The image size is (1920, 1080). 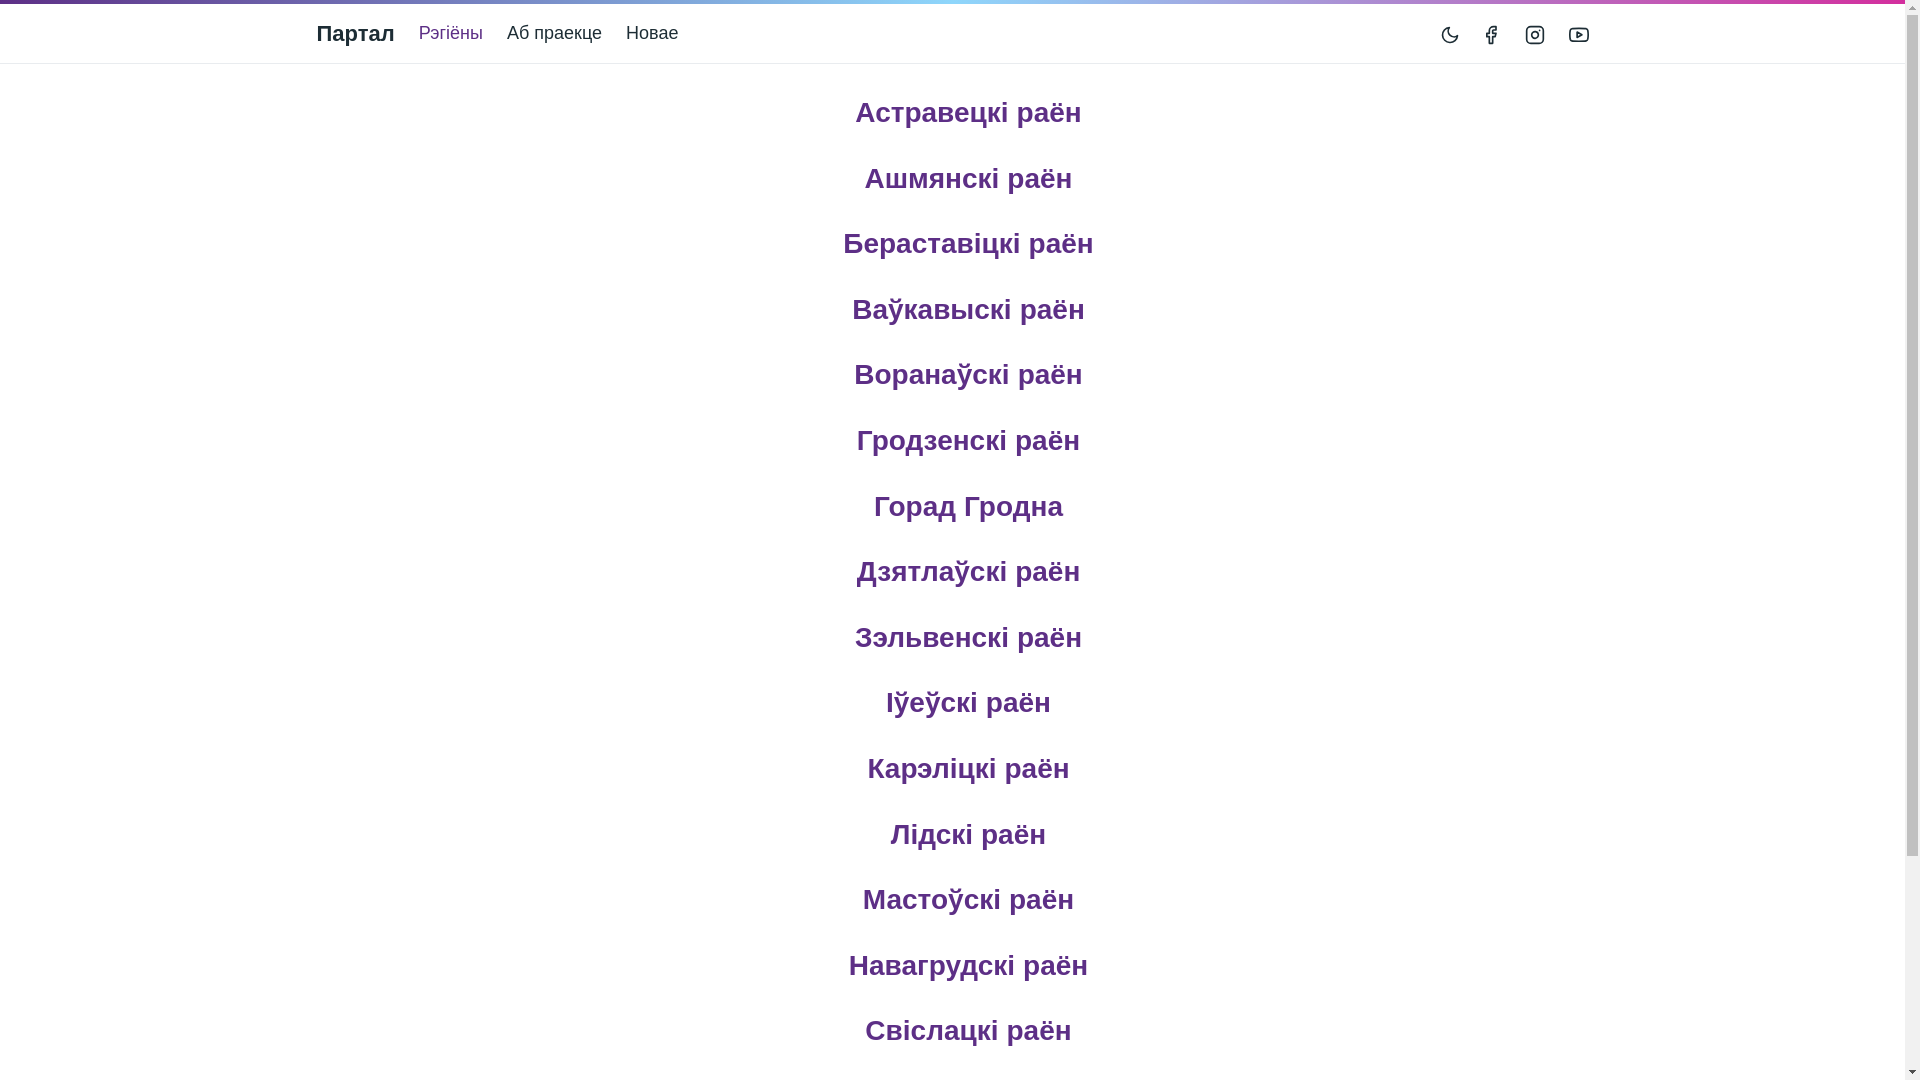 I want to click on '>, so click(x=1493, y=33).